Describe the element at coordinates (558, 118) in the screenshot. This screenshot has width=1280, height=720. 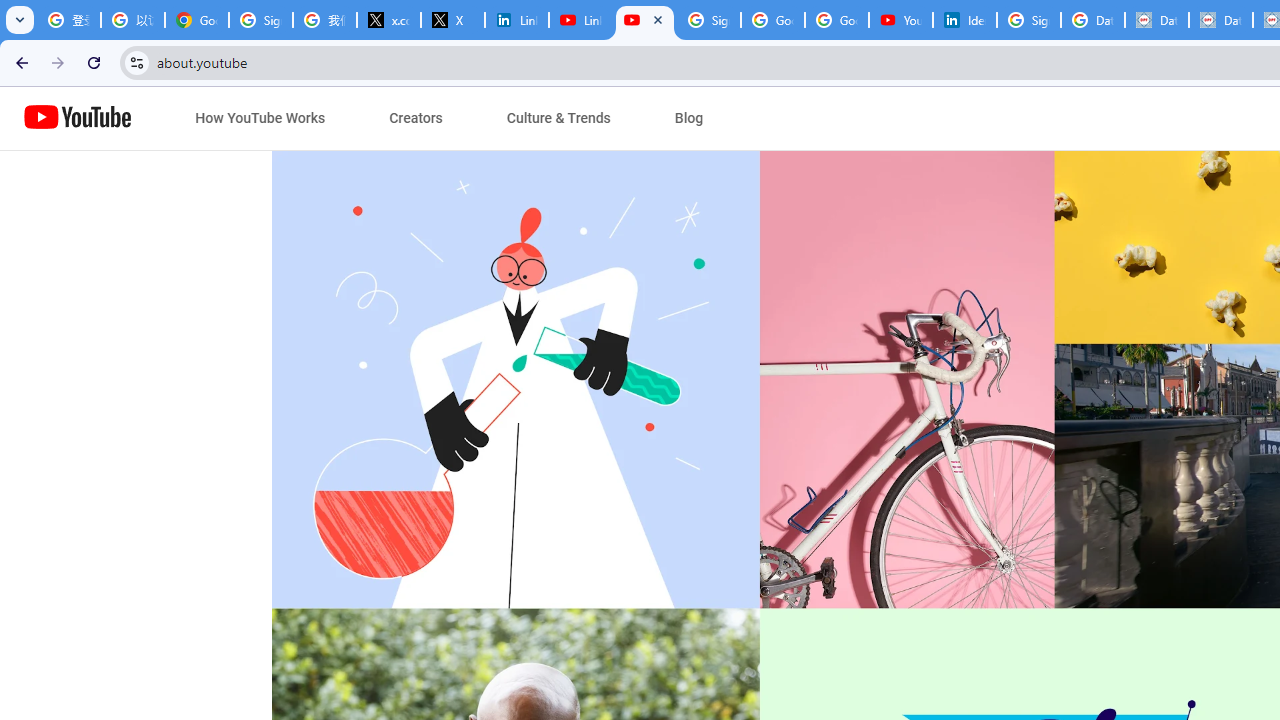
I see `'Culture & Trends'` at that location.